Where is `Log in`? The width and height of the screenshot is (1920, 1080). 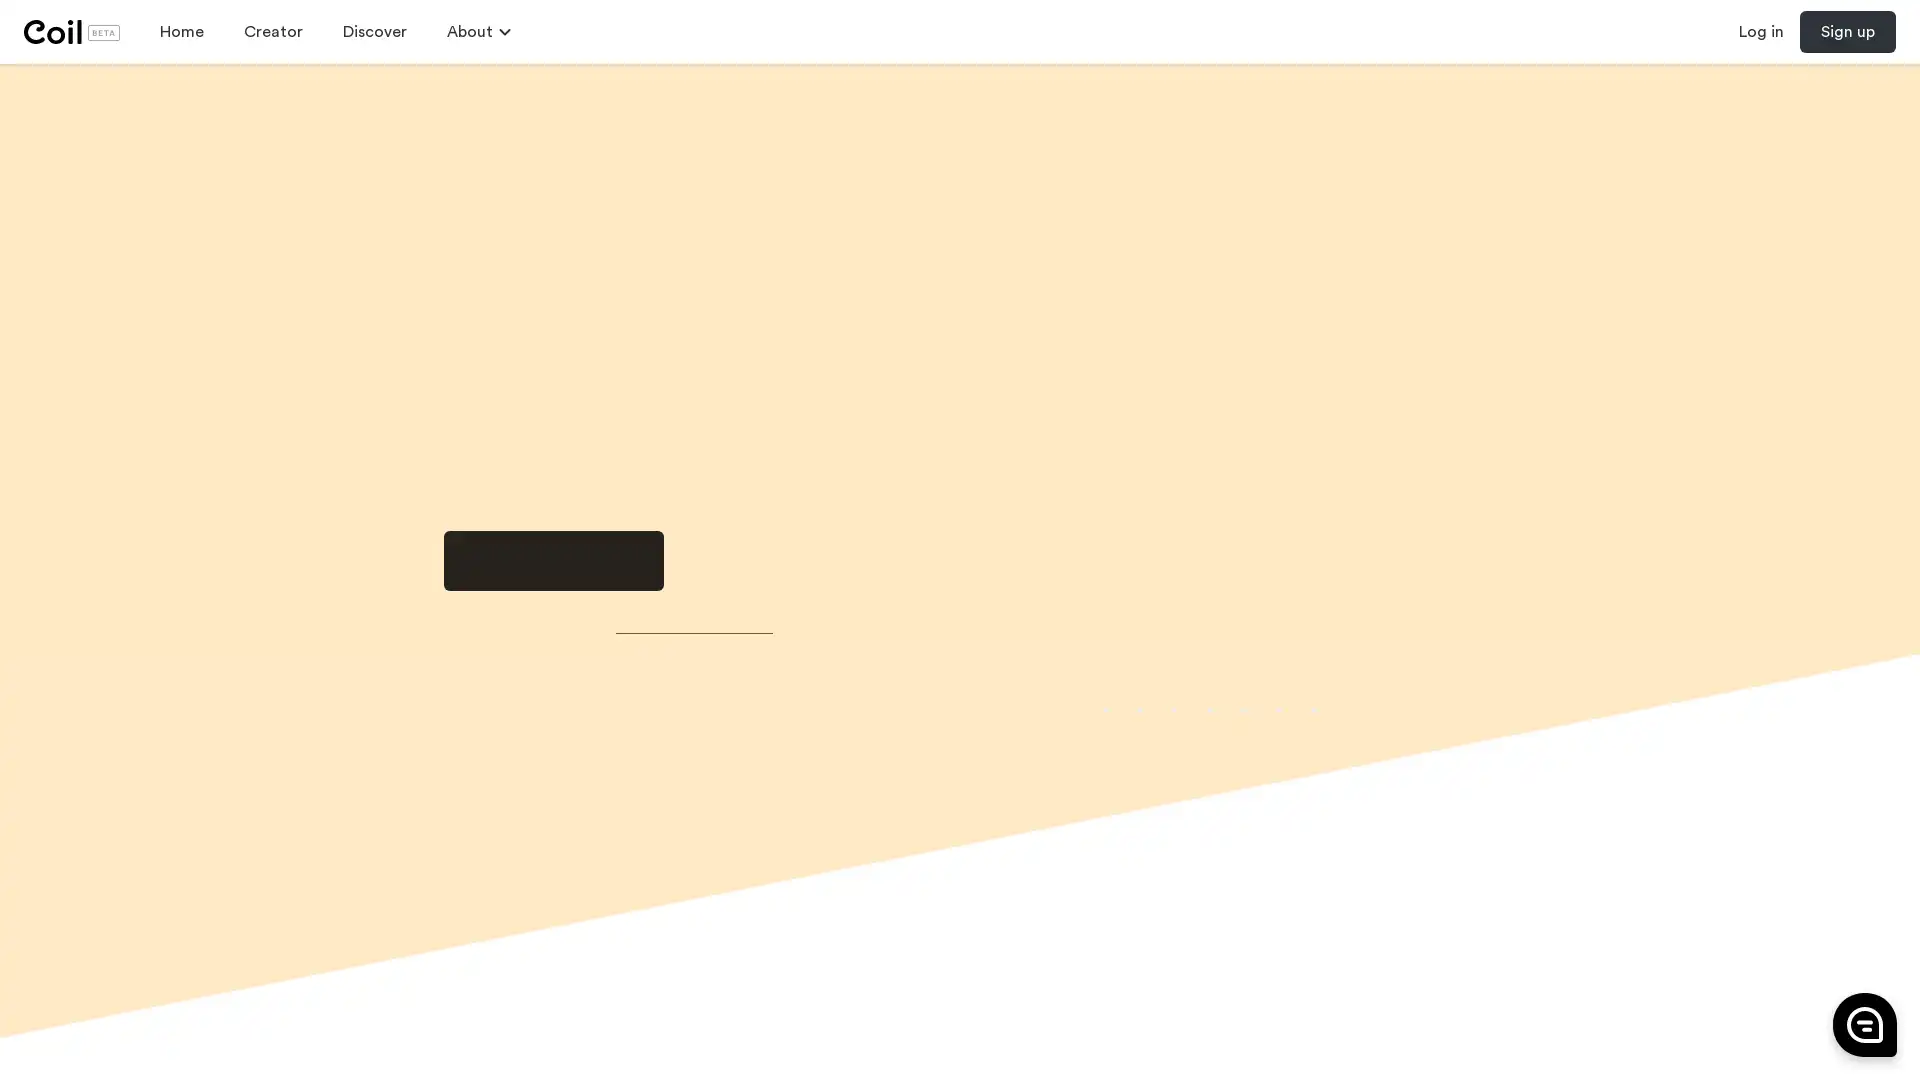
Log in is located at coordinates (1761, 31).